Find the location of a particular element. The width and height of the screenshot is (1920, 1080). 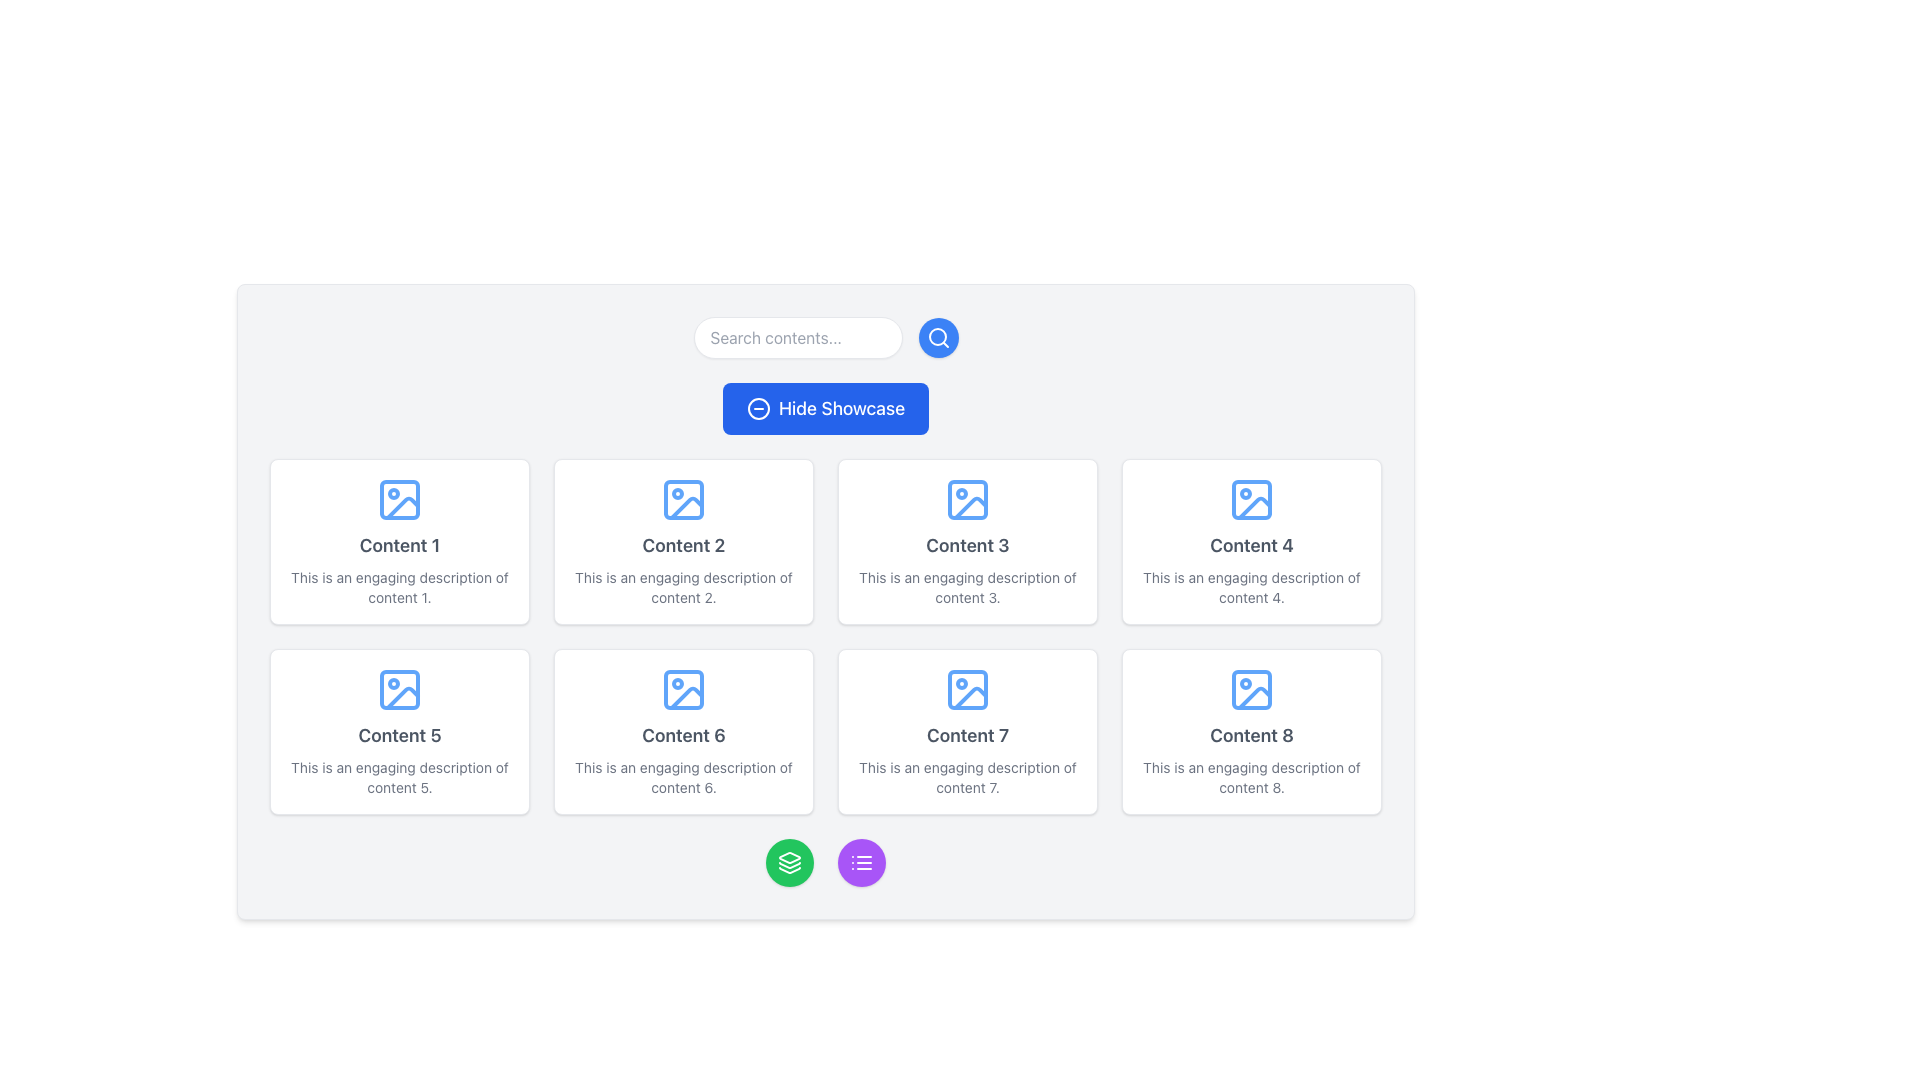

the 'Hide Showcase' text label, which is styled in a large, medium-bold font and is positioned inside a blue rectangular button near the upper center of the interface is located at coordinates (841, 407).